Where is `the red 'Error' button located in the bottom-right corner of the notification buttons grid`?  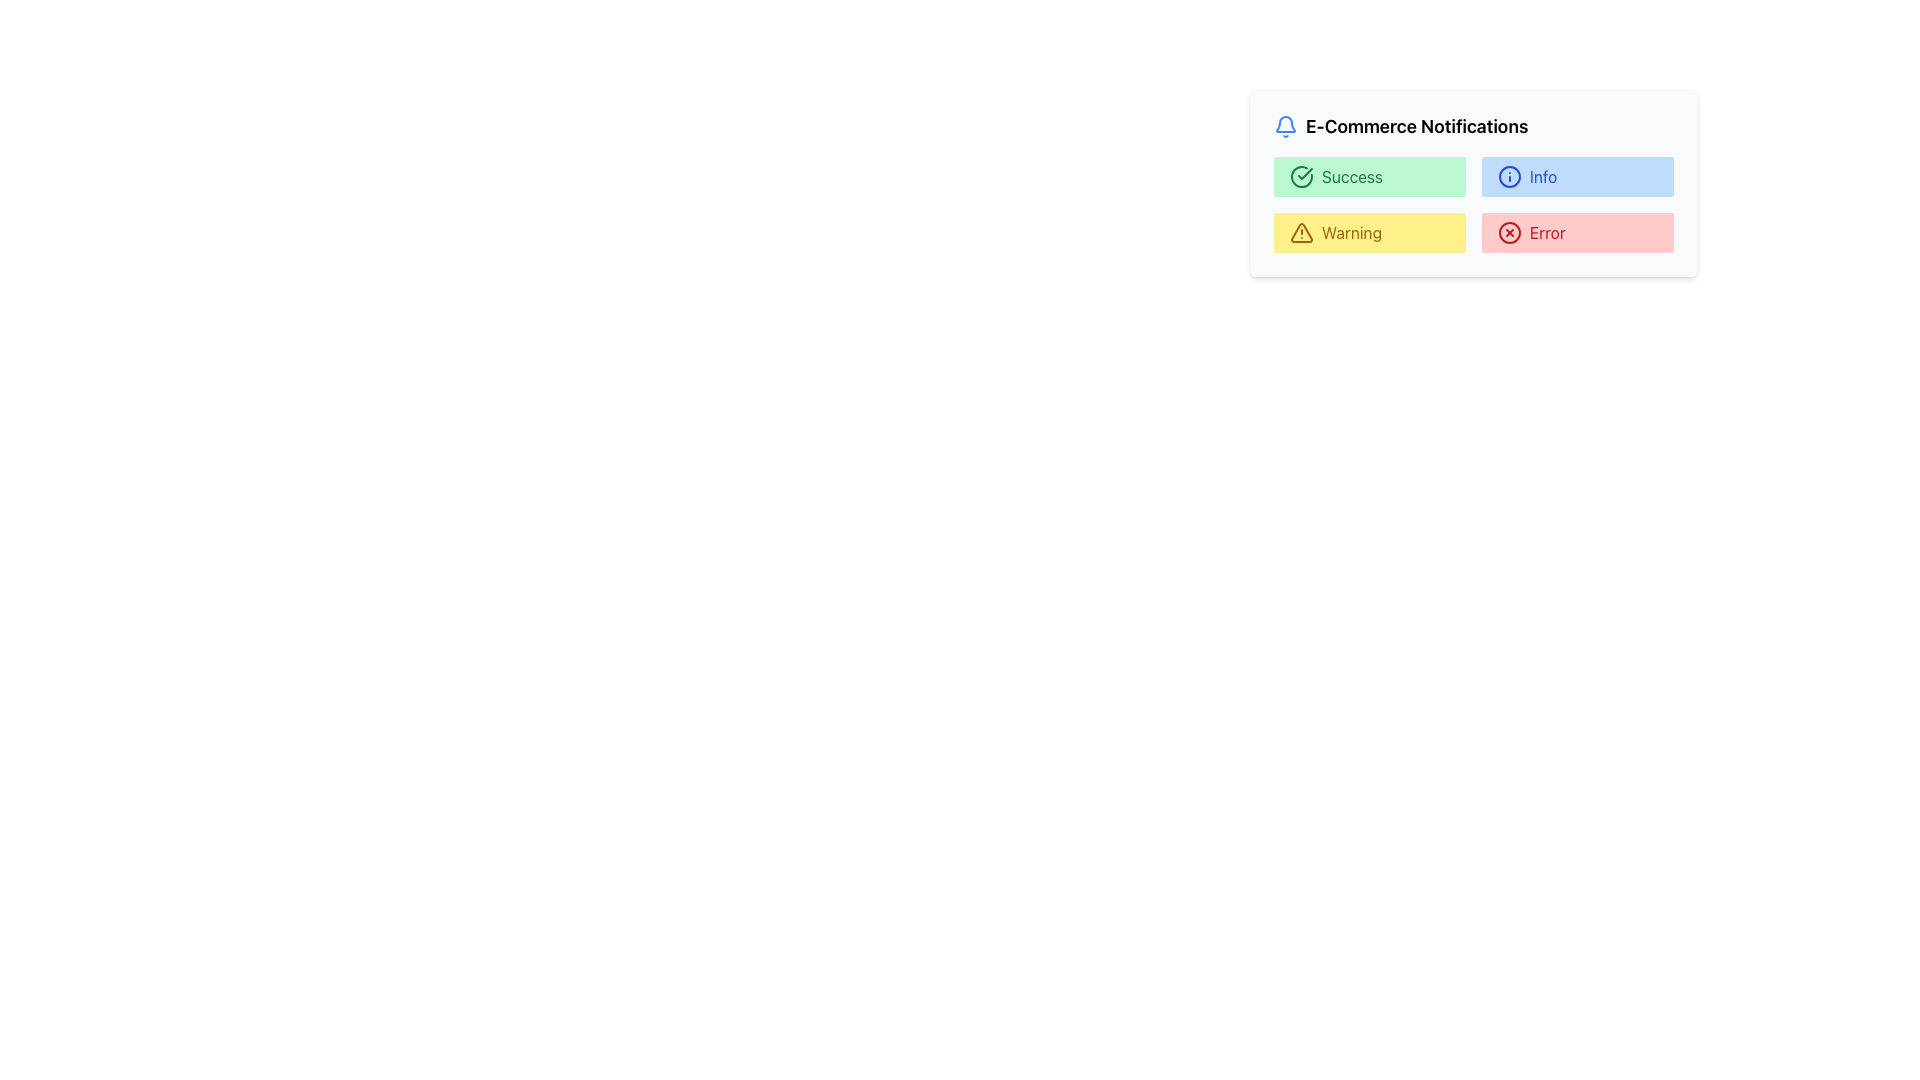 the red 'Error' button located in the bottom-right corner of the notification buttons grid is located at coordinates (1577, 231).